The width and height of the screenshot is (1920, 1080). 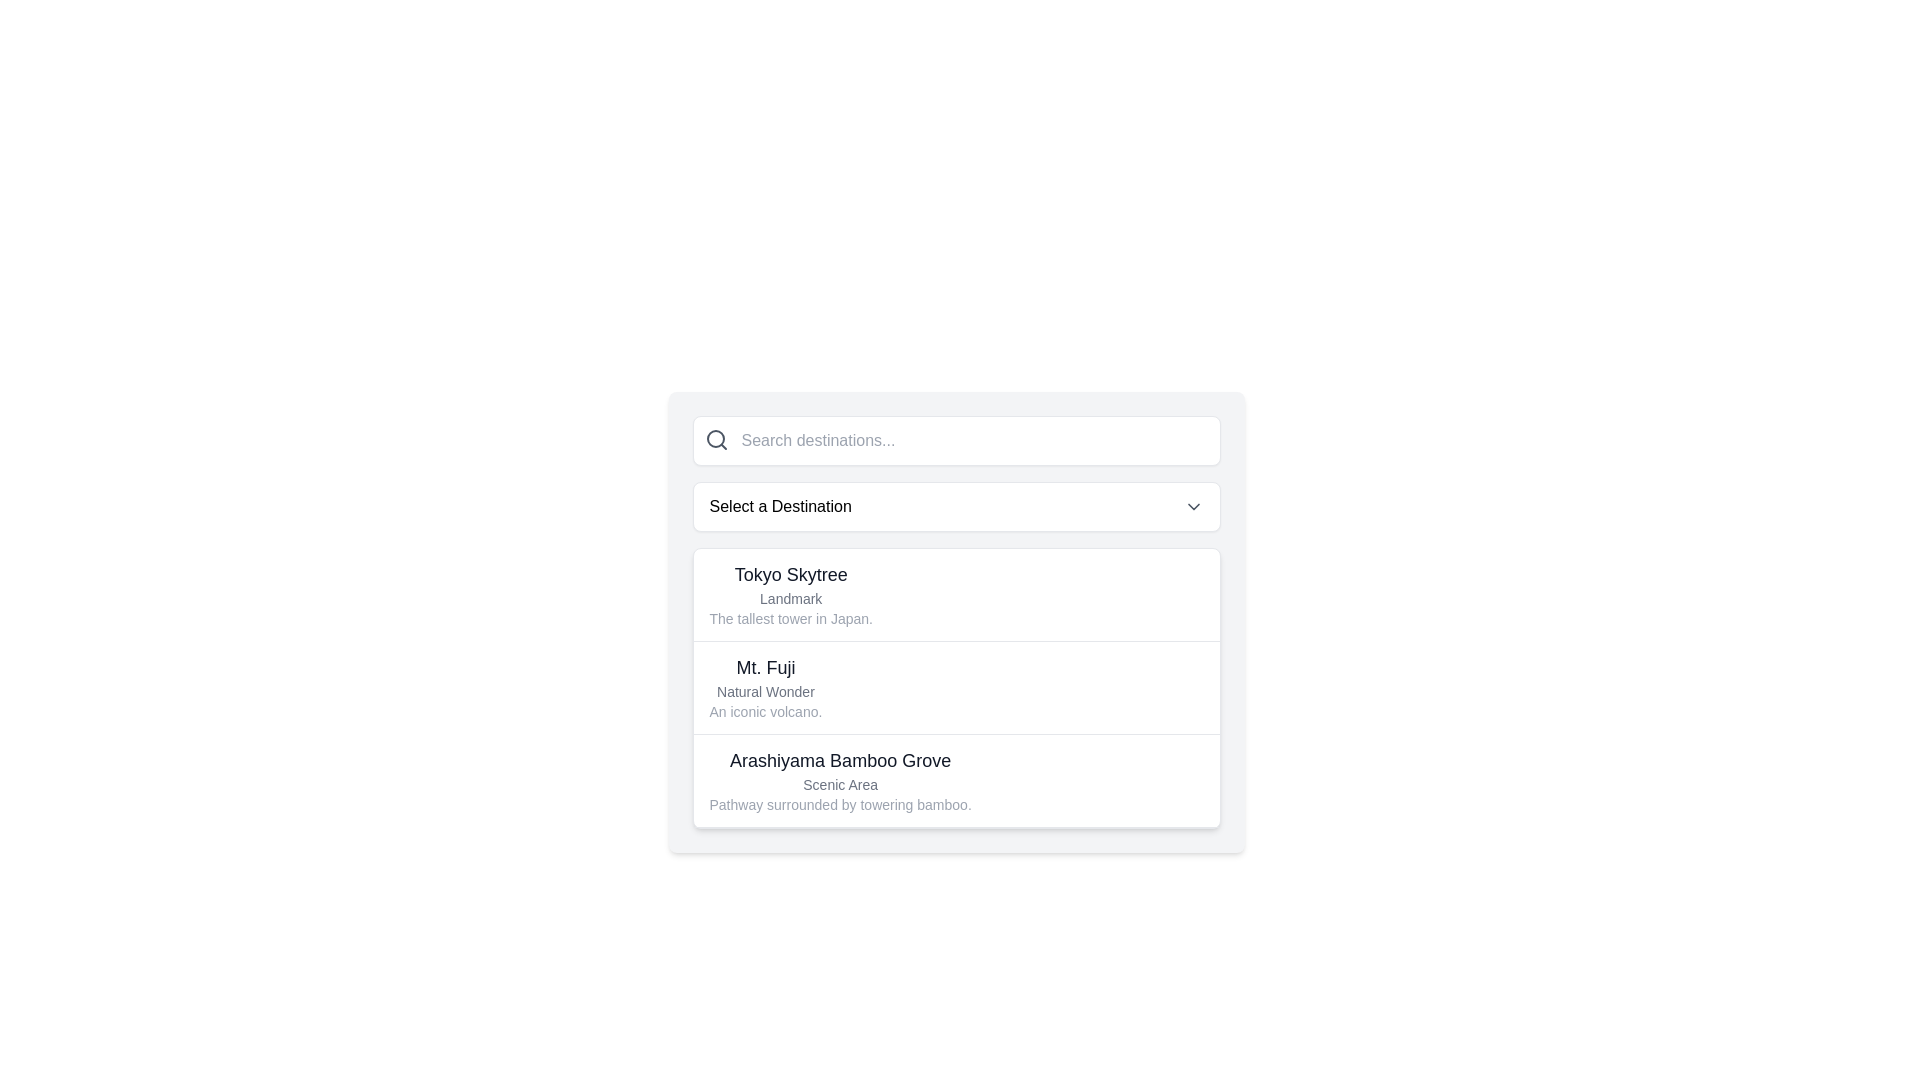 What do you see at coordinates (790, 593) in the screenshot?
I see `the list item for 'Tokyo Skytree', which has a bold header, smaller subtext 'Landmark', and a descriptive line about being the tallest tower in Japan` at bounding box center [790, 593].